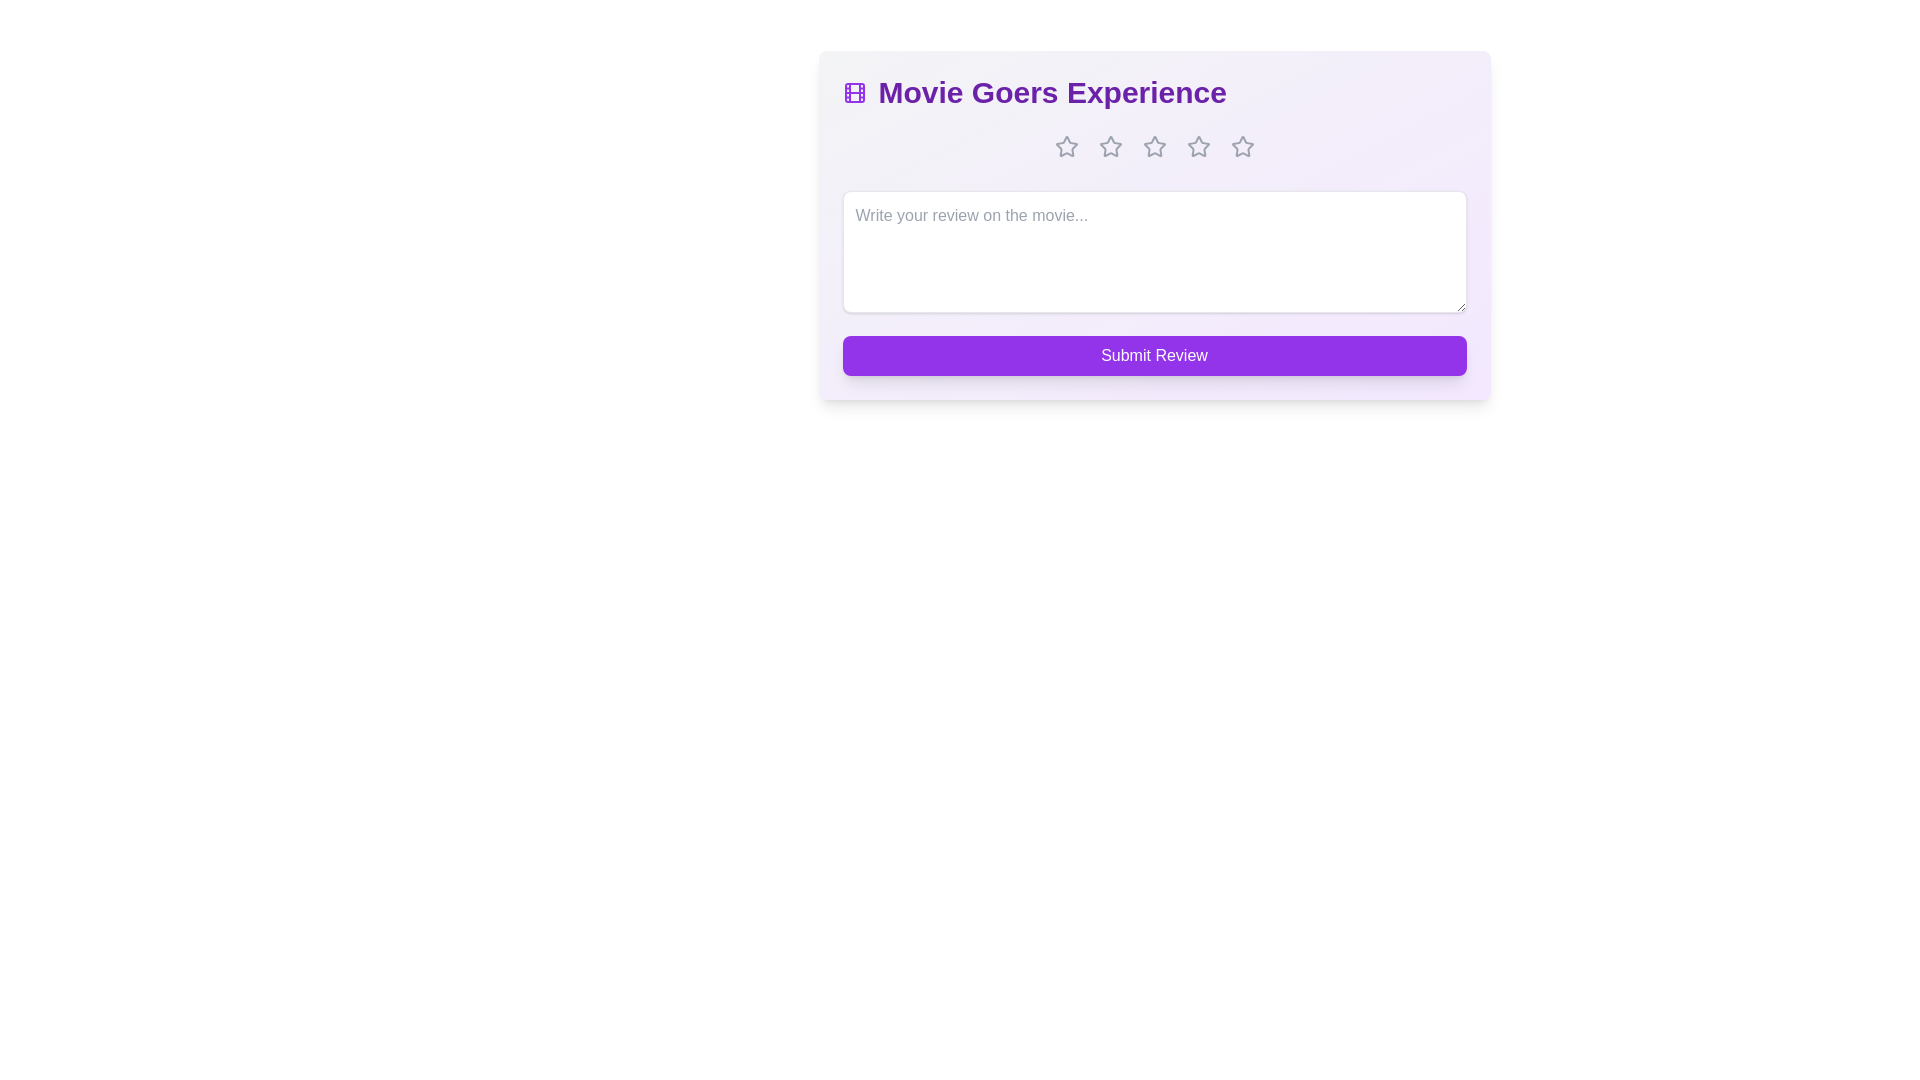  Describe the element at coordinates (1109, 145) in the screenshot. I see `the star corresponding to 2 stars to set the rating` at that location.